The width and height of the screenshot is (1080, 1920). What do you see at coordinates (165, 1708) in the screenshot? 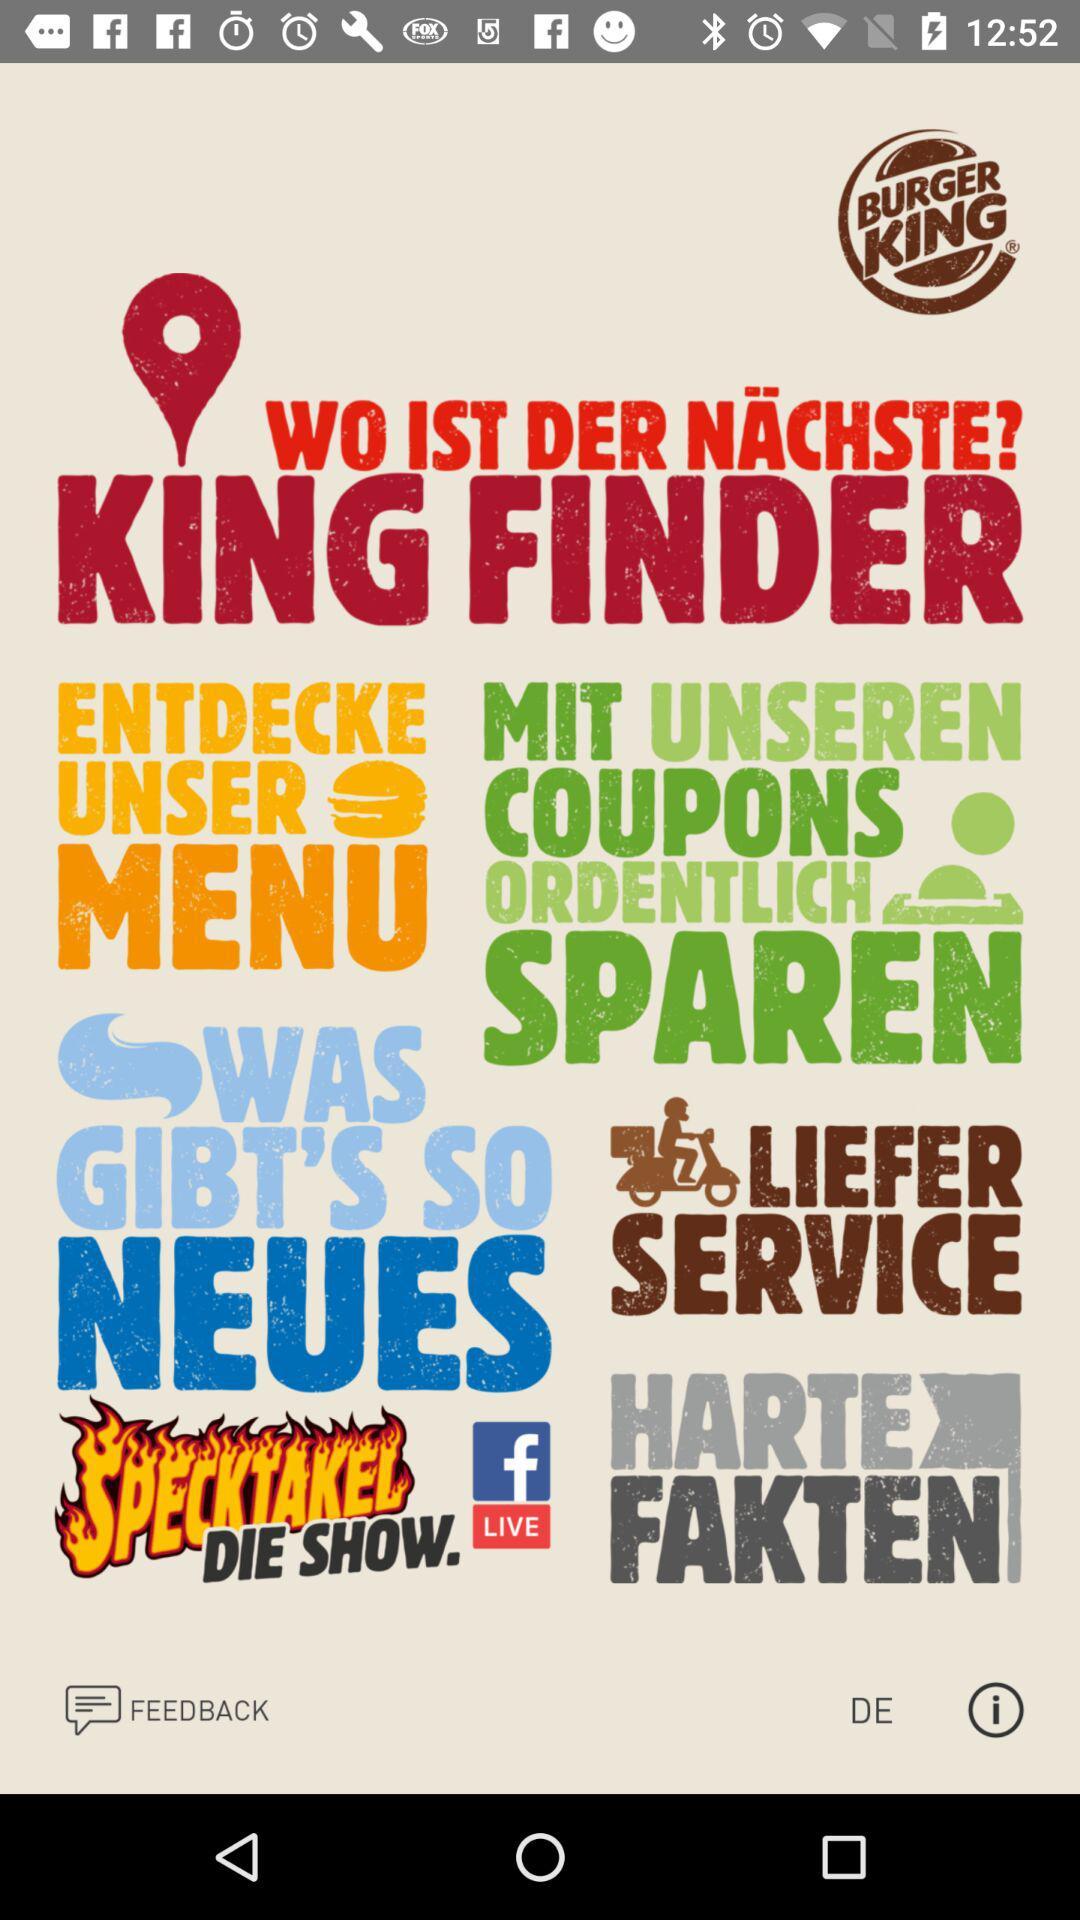
I see `send your feedback` at bounding box center [165, 1708].